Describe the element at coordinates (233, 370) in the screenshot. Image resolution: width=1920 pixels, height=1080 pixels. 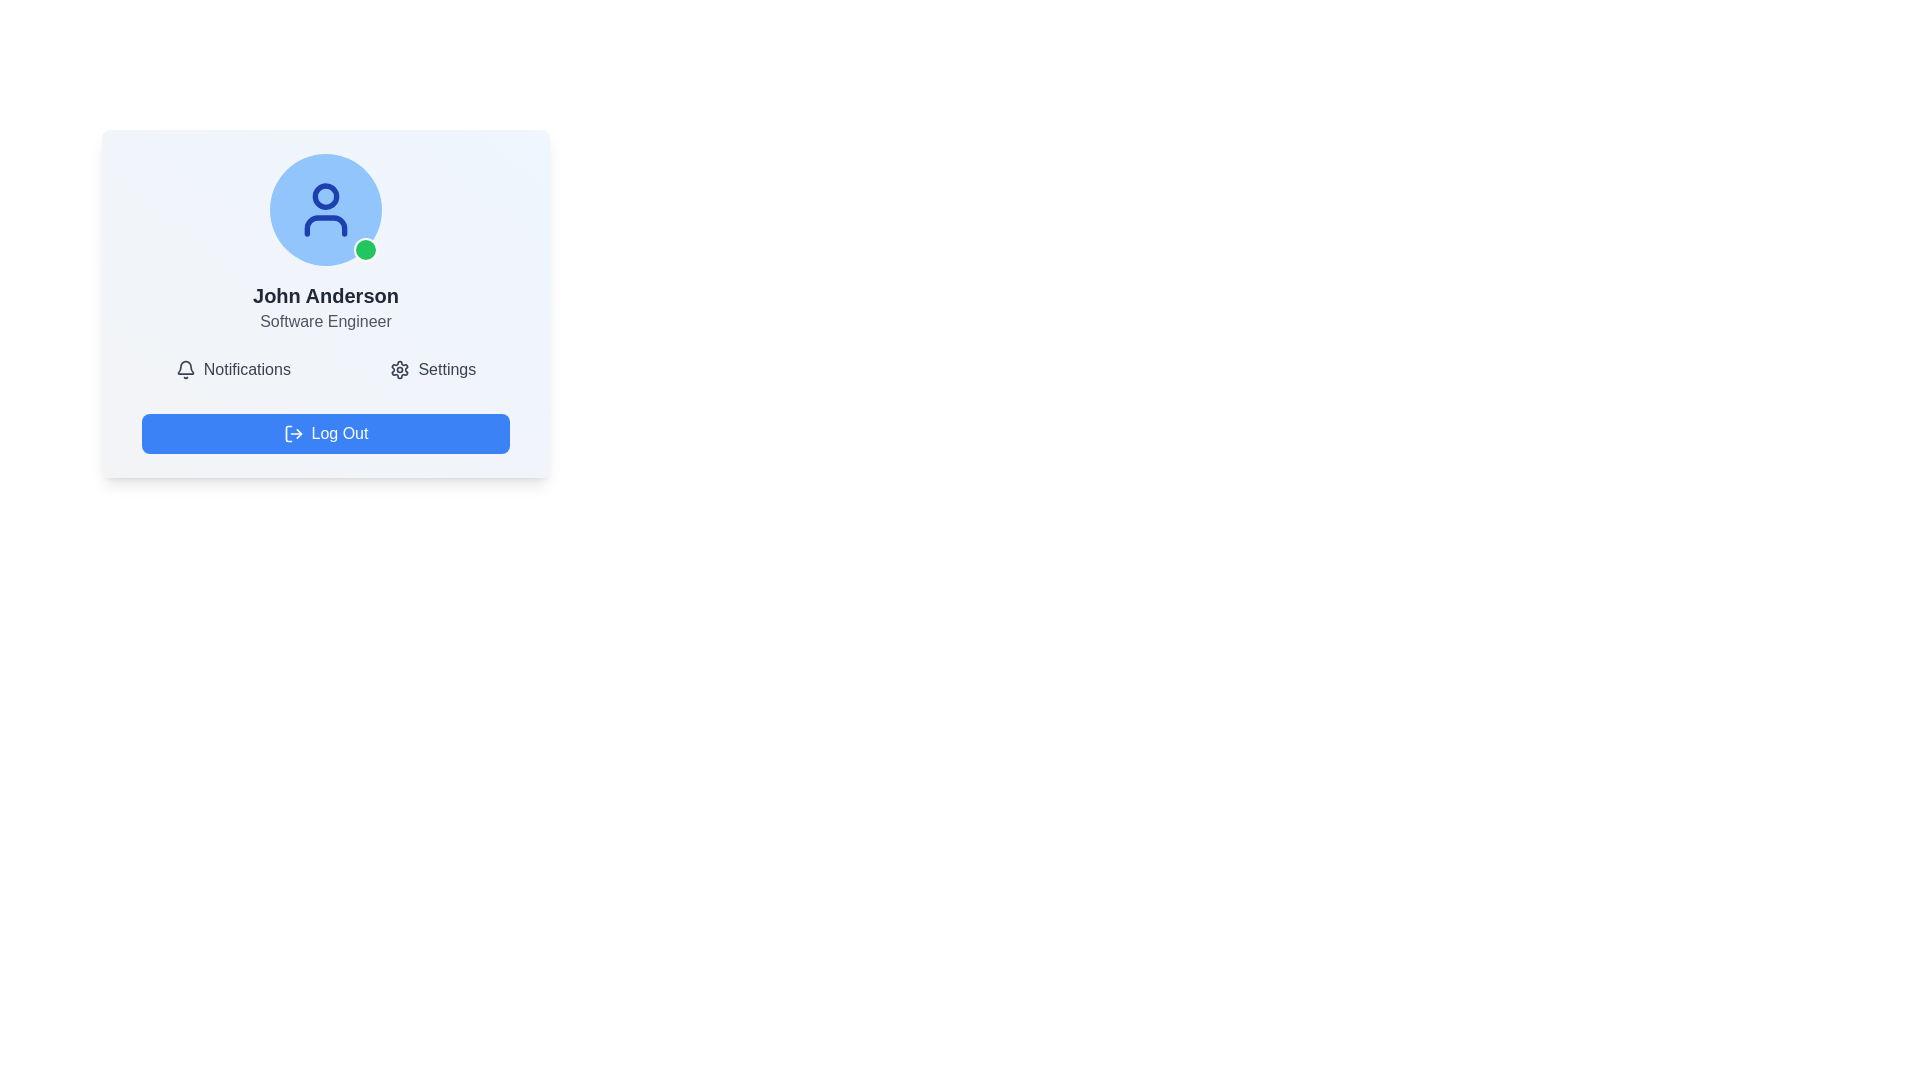
I see `the notifications button located to the left of the 'Settings' button to trigger a color change` at that location.